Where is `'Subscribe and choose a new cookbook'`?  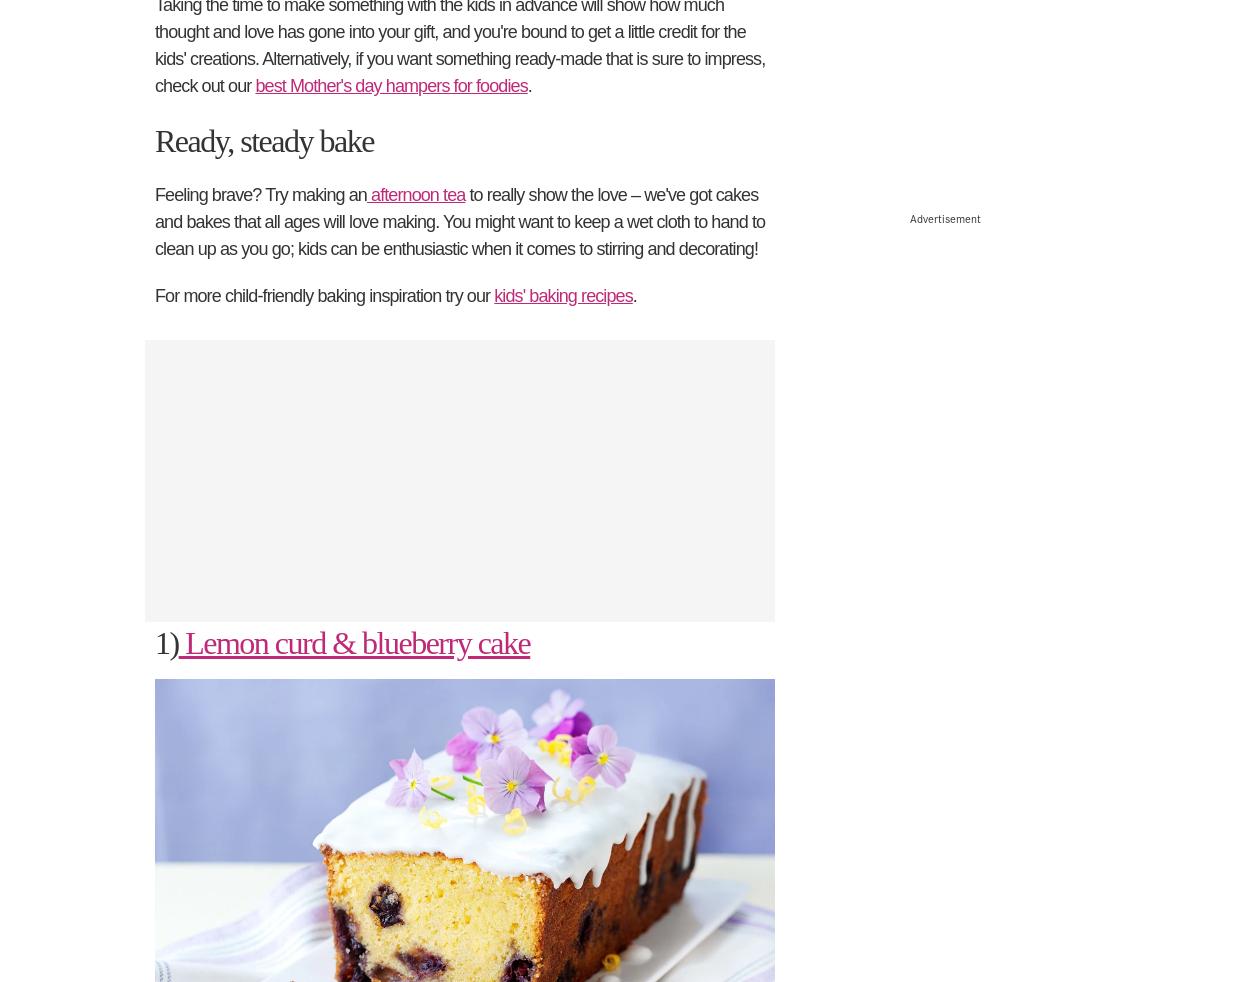 'Subscribe and choose a new cookbook' is located at coordinates (363, 631).